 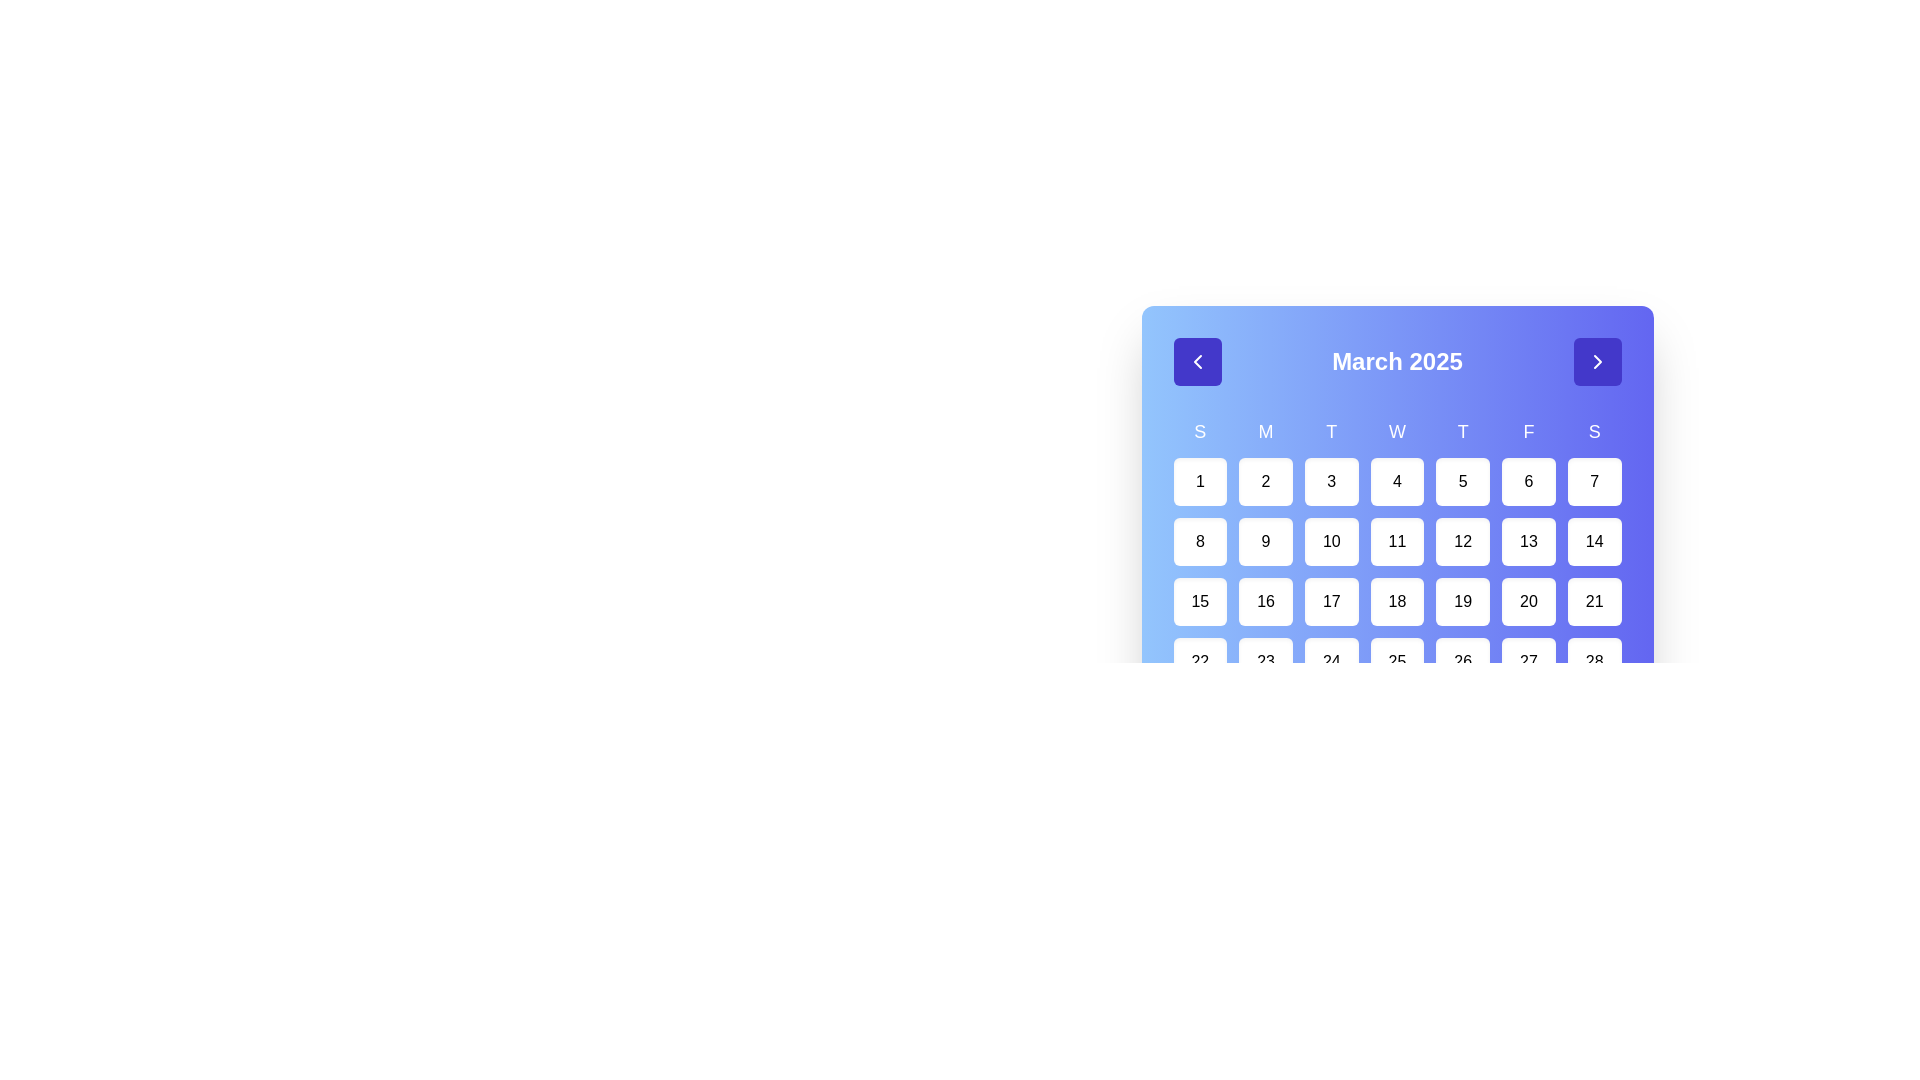 What do you see at coordinates (1527, 542) in the screenshot?
I see `the date cell displaying the number '13' in the calendar grid` at bounding box center [1527, 542].